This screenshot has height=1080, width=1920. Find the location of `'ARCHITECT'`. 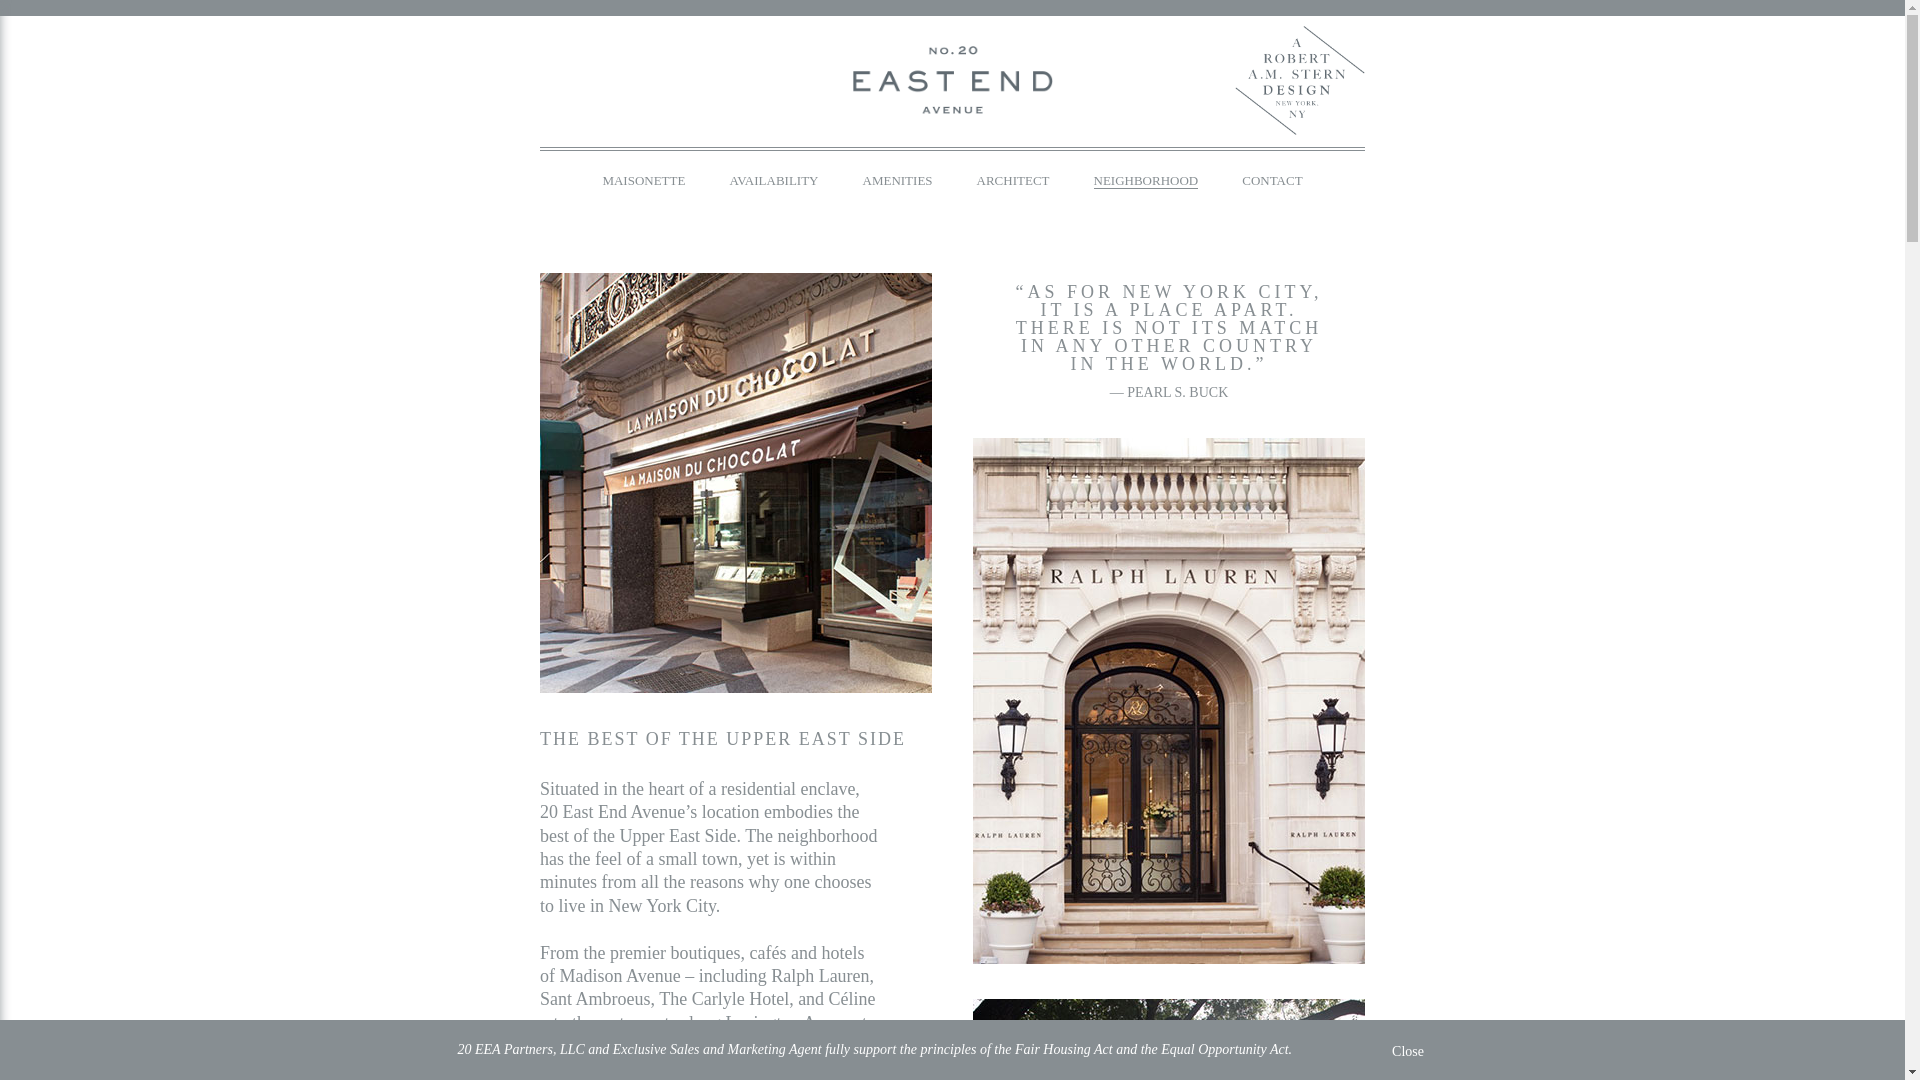

'ARCHITECT' is located at coordinates (1013, 180).